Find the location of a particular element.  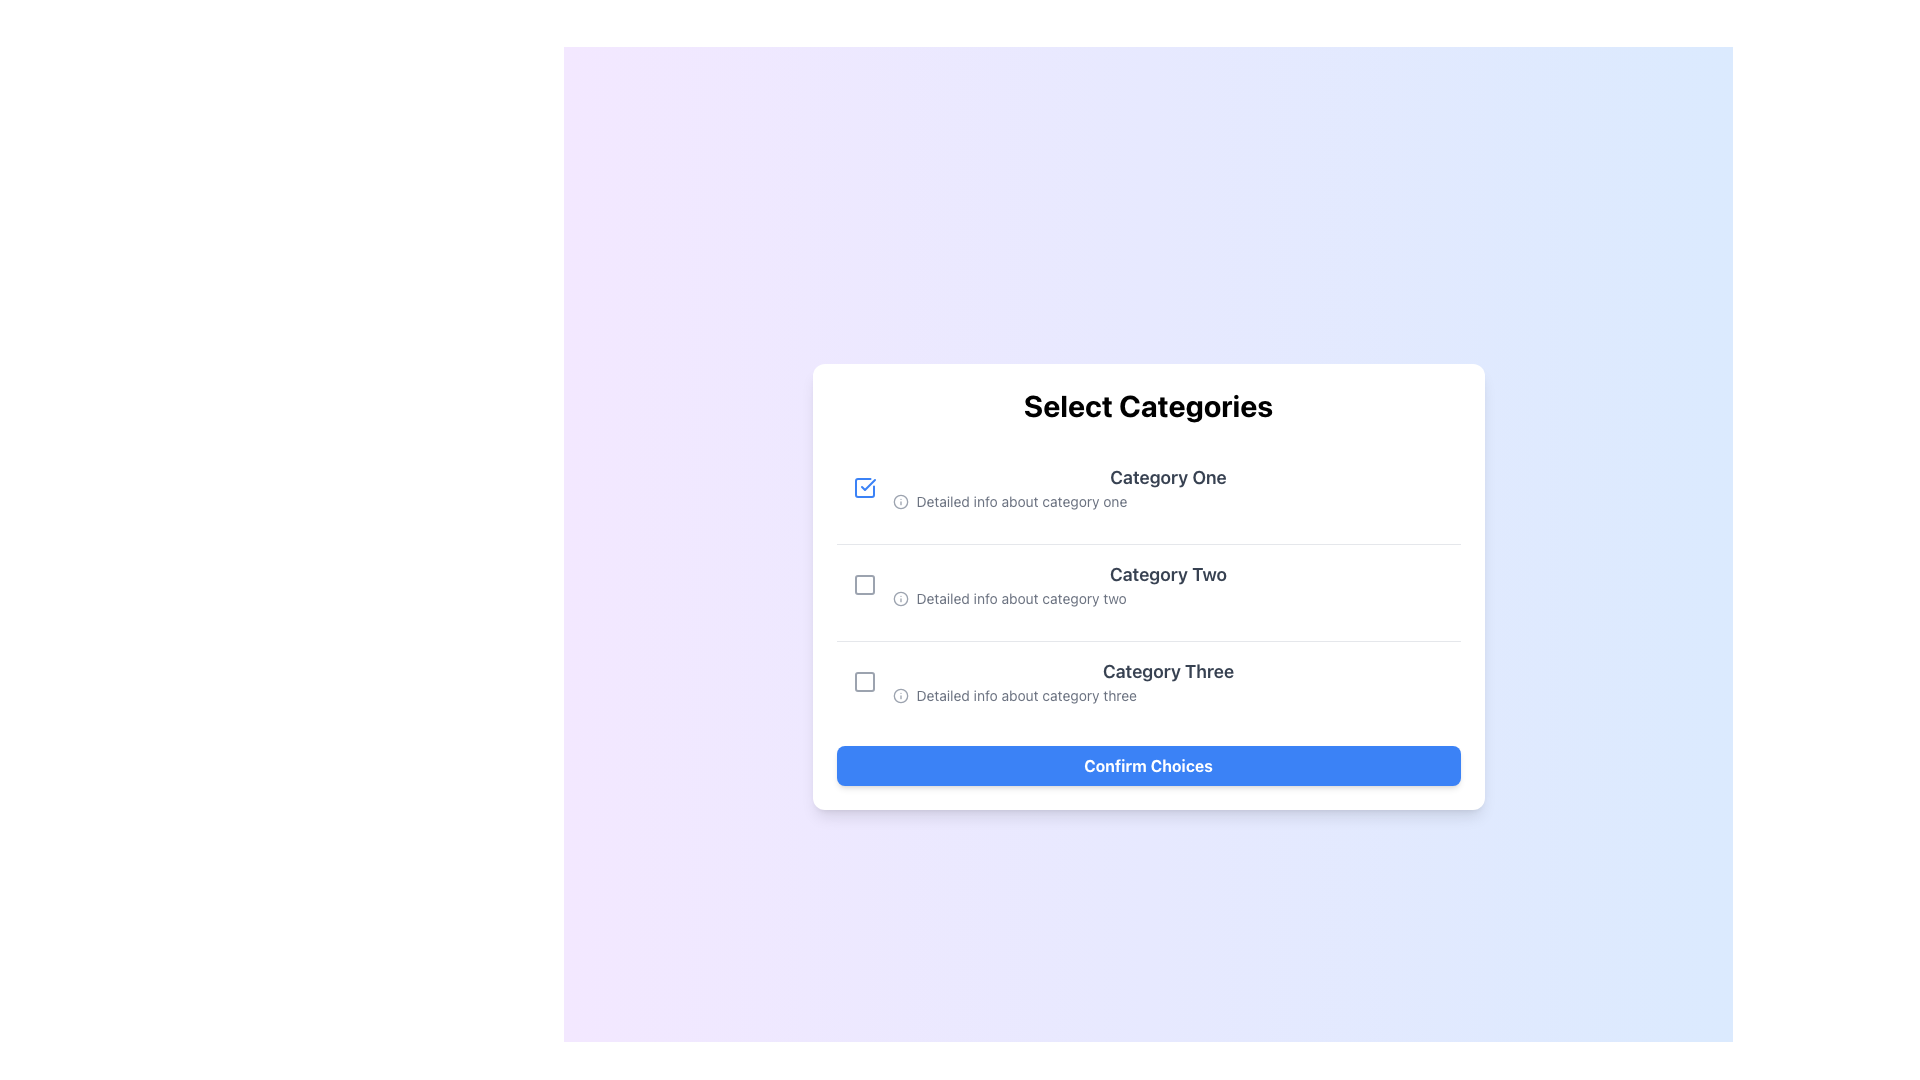

the white circular SVG circle element within the information icon for 'Category Three', which is located at the center of the icon aligned with the checkbox and text label is located at coordinates (899, 694).